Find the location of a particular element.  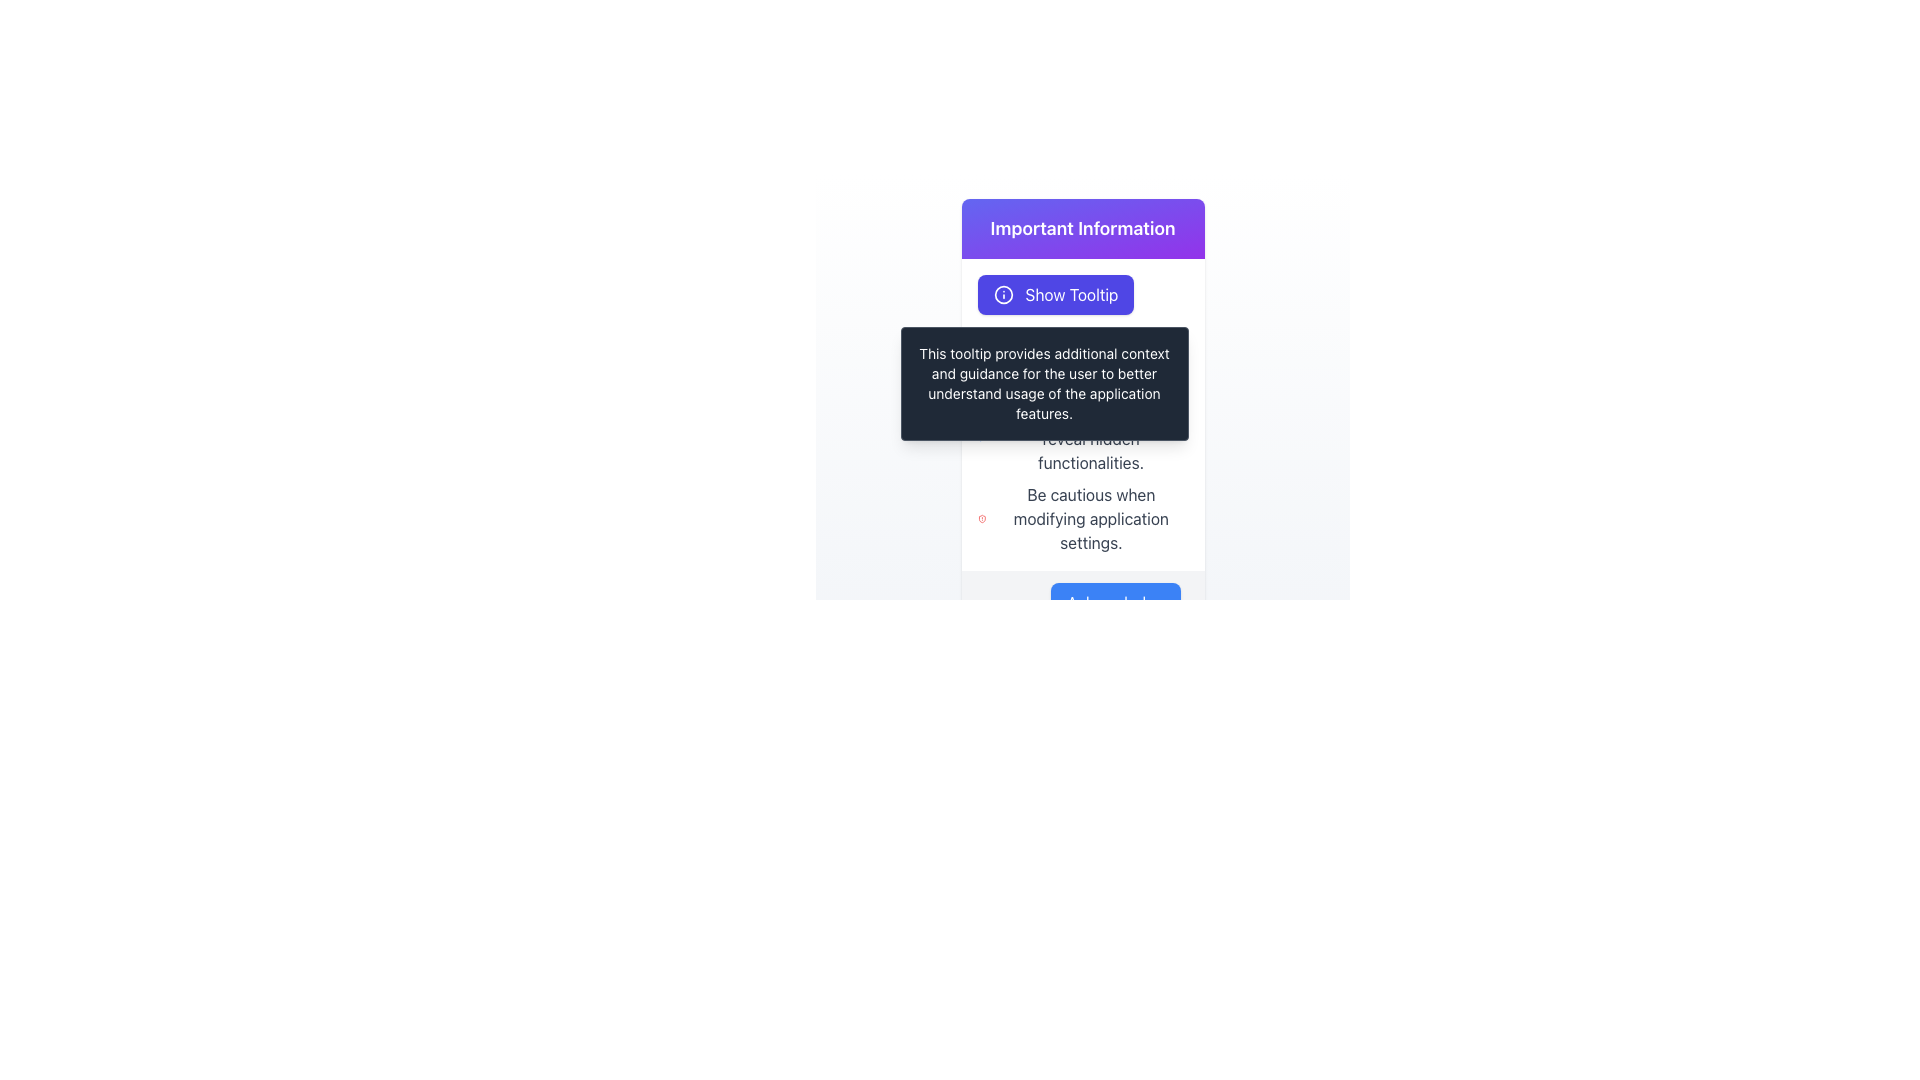

the main interactive button located below the 'Important Information' section is located at coordinates (1055, 294).